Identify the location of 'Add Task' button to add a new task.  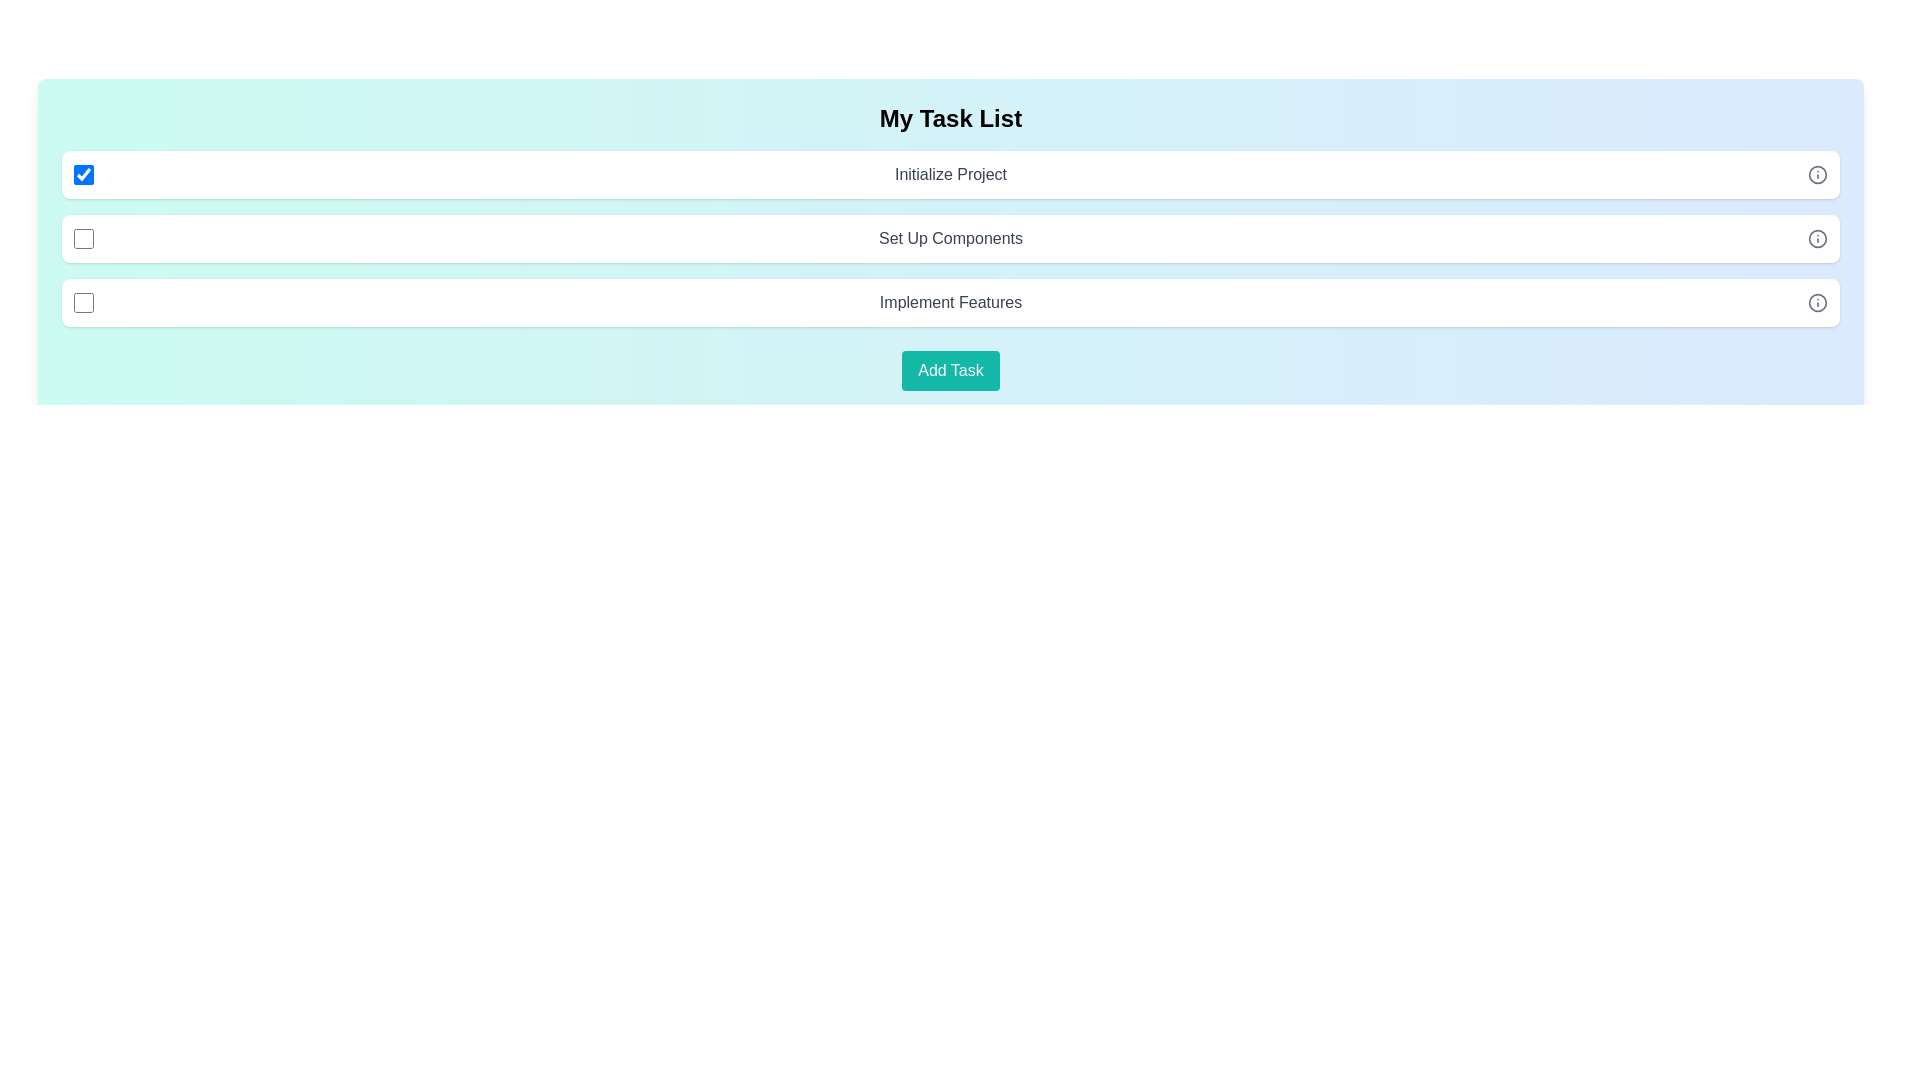
(949, 370).